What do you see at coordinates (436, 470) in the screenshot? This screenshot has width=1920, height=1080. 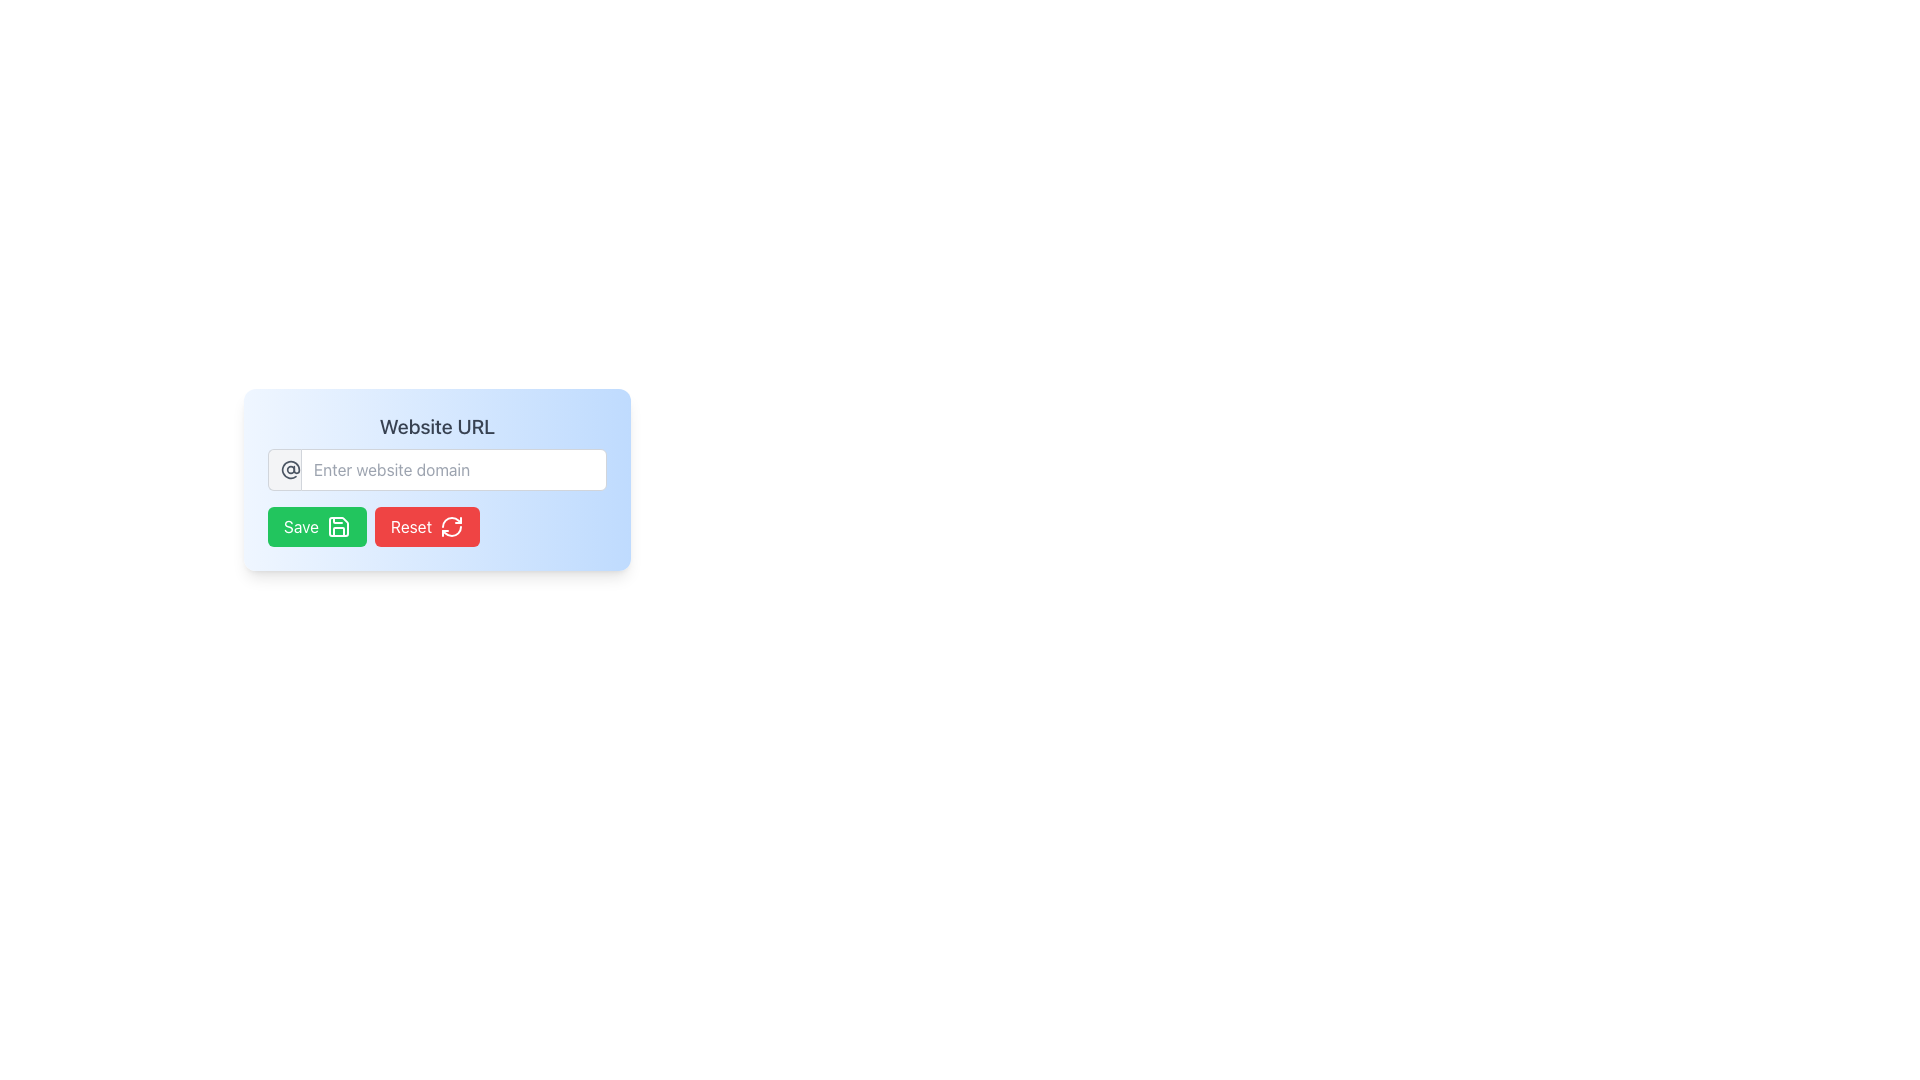 I see `the input field within the compound element containing an '@' icon and a light gray background, positioned below the 'Website URL' label, to potentially reveal tooltips` at bounding box center [436, 470].